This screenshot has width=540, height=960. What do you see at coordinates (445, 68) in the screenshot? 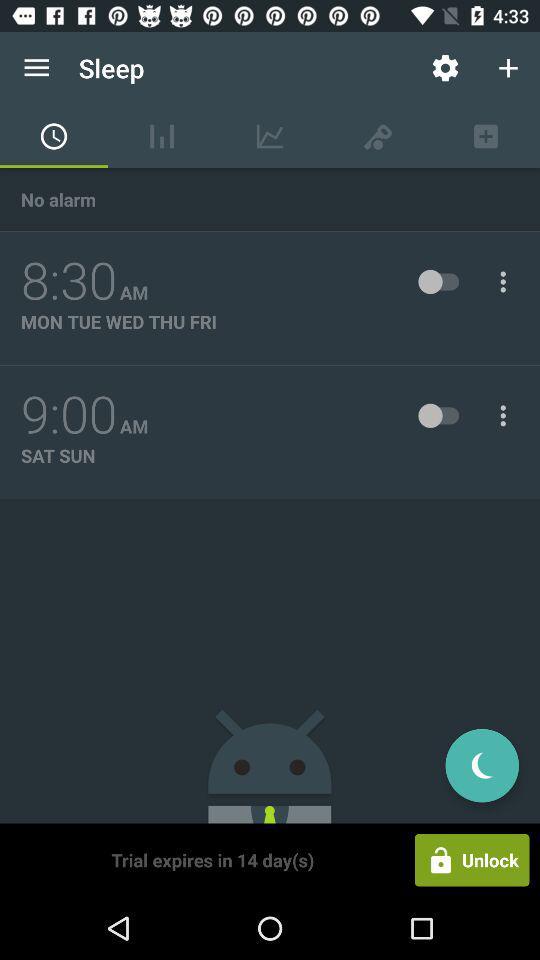
I see `the app next to the sleep` at bounding box center [445, 68].